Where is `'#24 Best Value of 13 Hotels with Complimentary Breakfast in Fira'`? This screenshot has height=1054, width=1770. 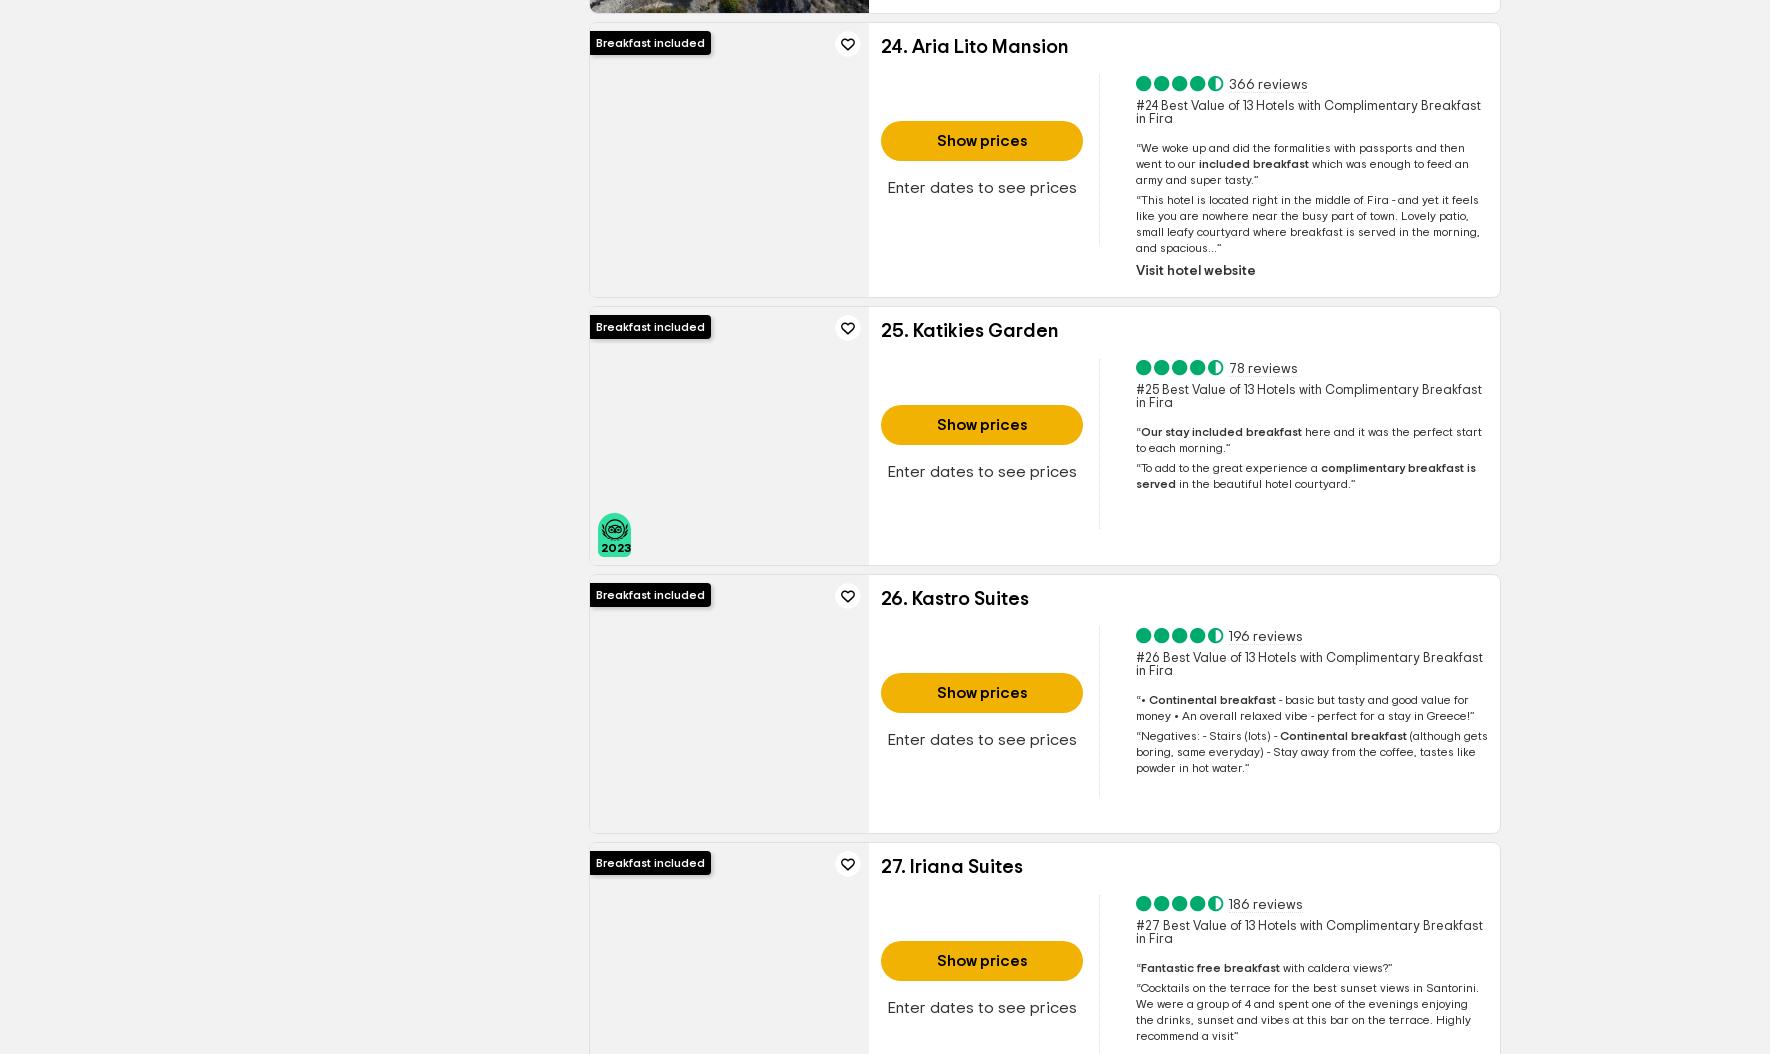
'#24 Best Value of 13 Hotels with Complimentary Breakfast in Fira' is located at coordinates (1134, 112).